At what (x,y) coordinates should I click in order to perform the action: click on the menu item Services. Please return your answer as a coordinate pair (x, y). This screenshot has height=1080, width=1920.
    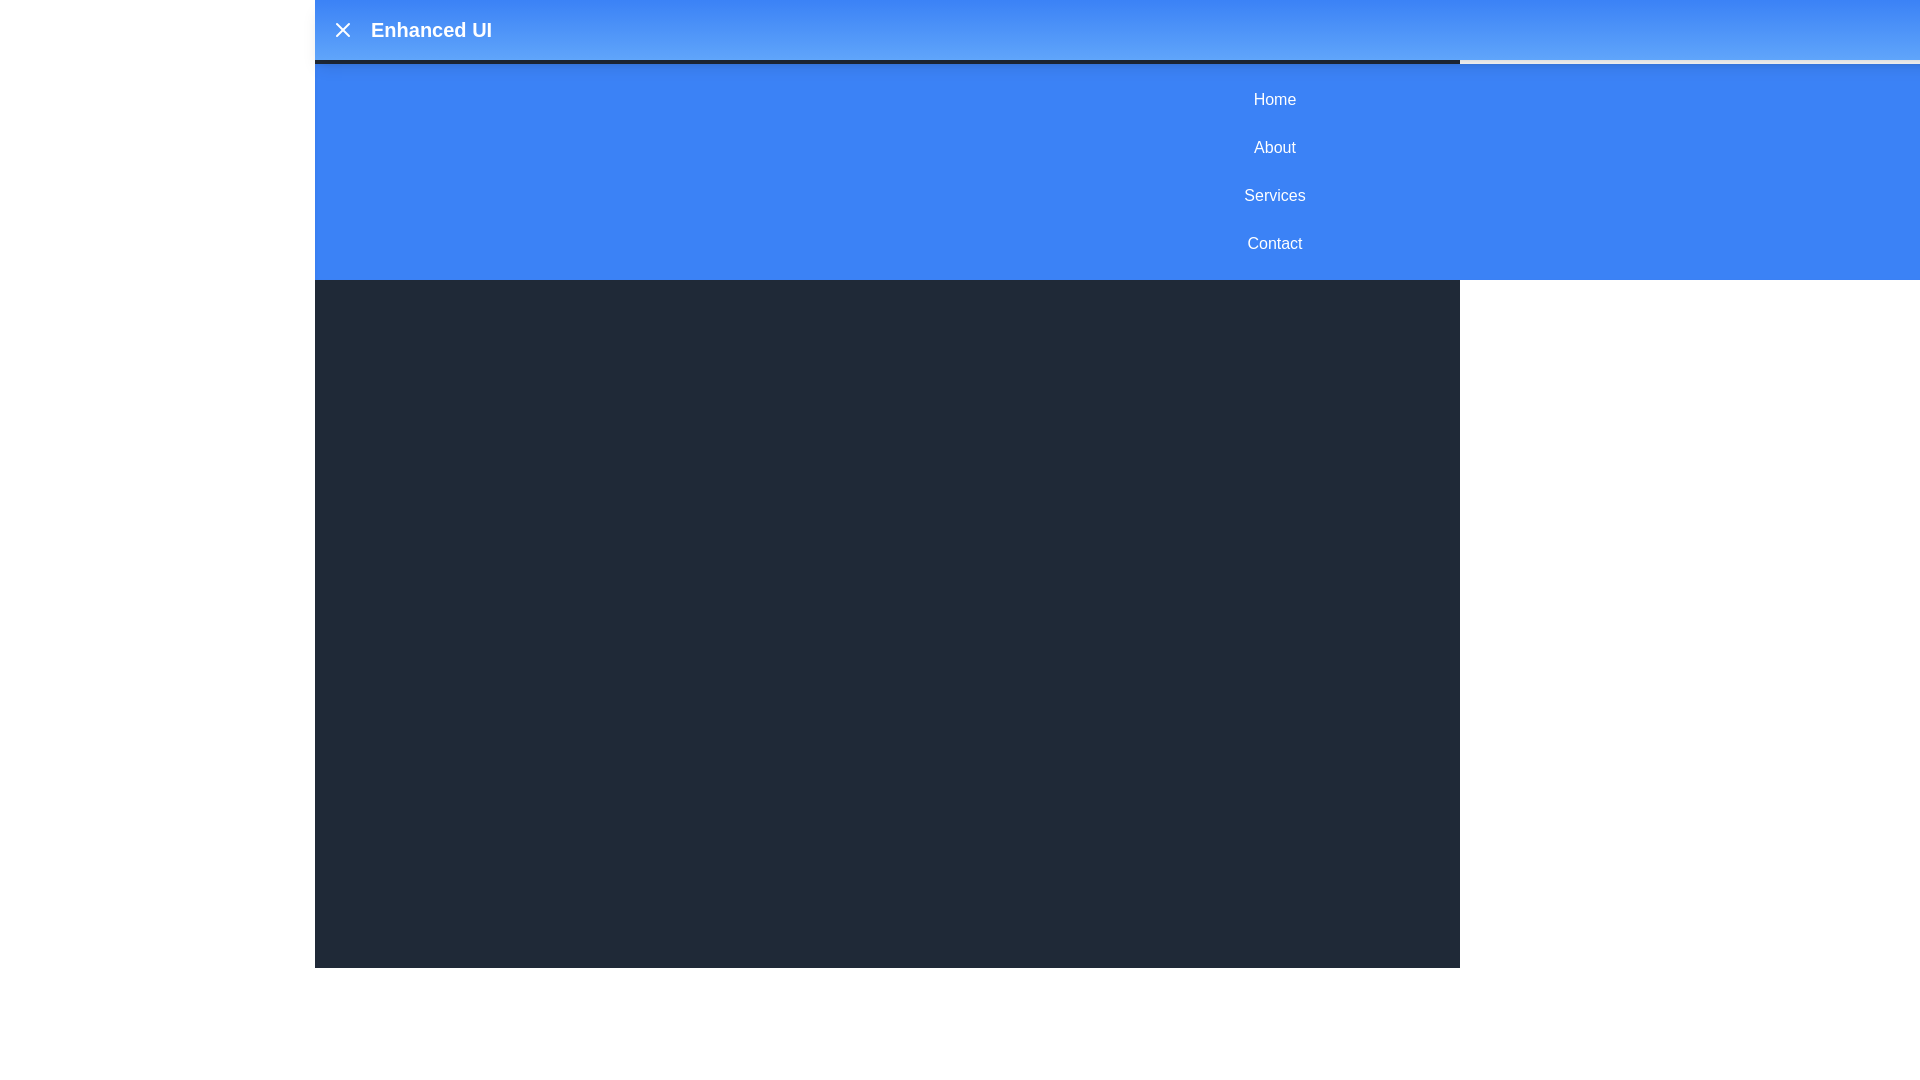
    Looking at the image, I should click on (1274, 196).